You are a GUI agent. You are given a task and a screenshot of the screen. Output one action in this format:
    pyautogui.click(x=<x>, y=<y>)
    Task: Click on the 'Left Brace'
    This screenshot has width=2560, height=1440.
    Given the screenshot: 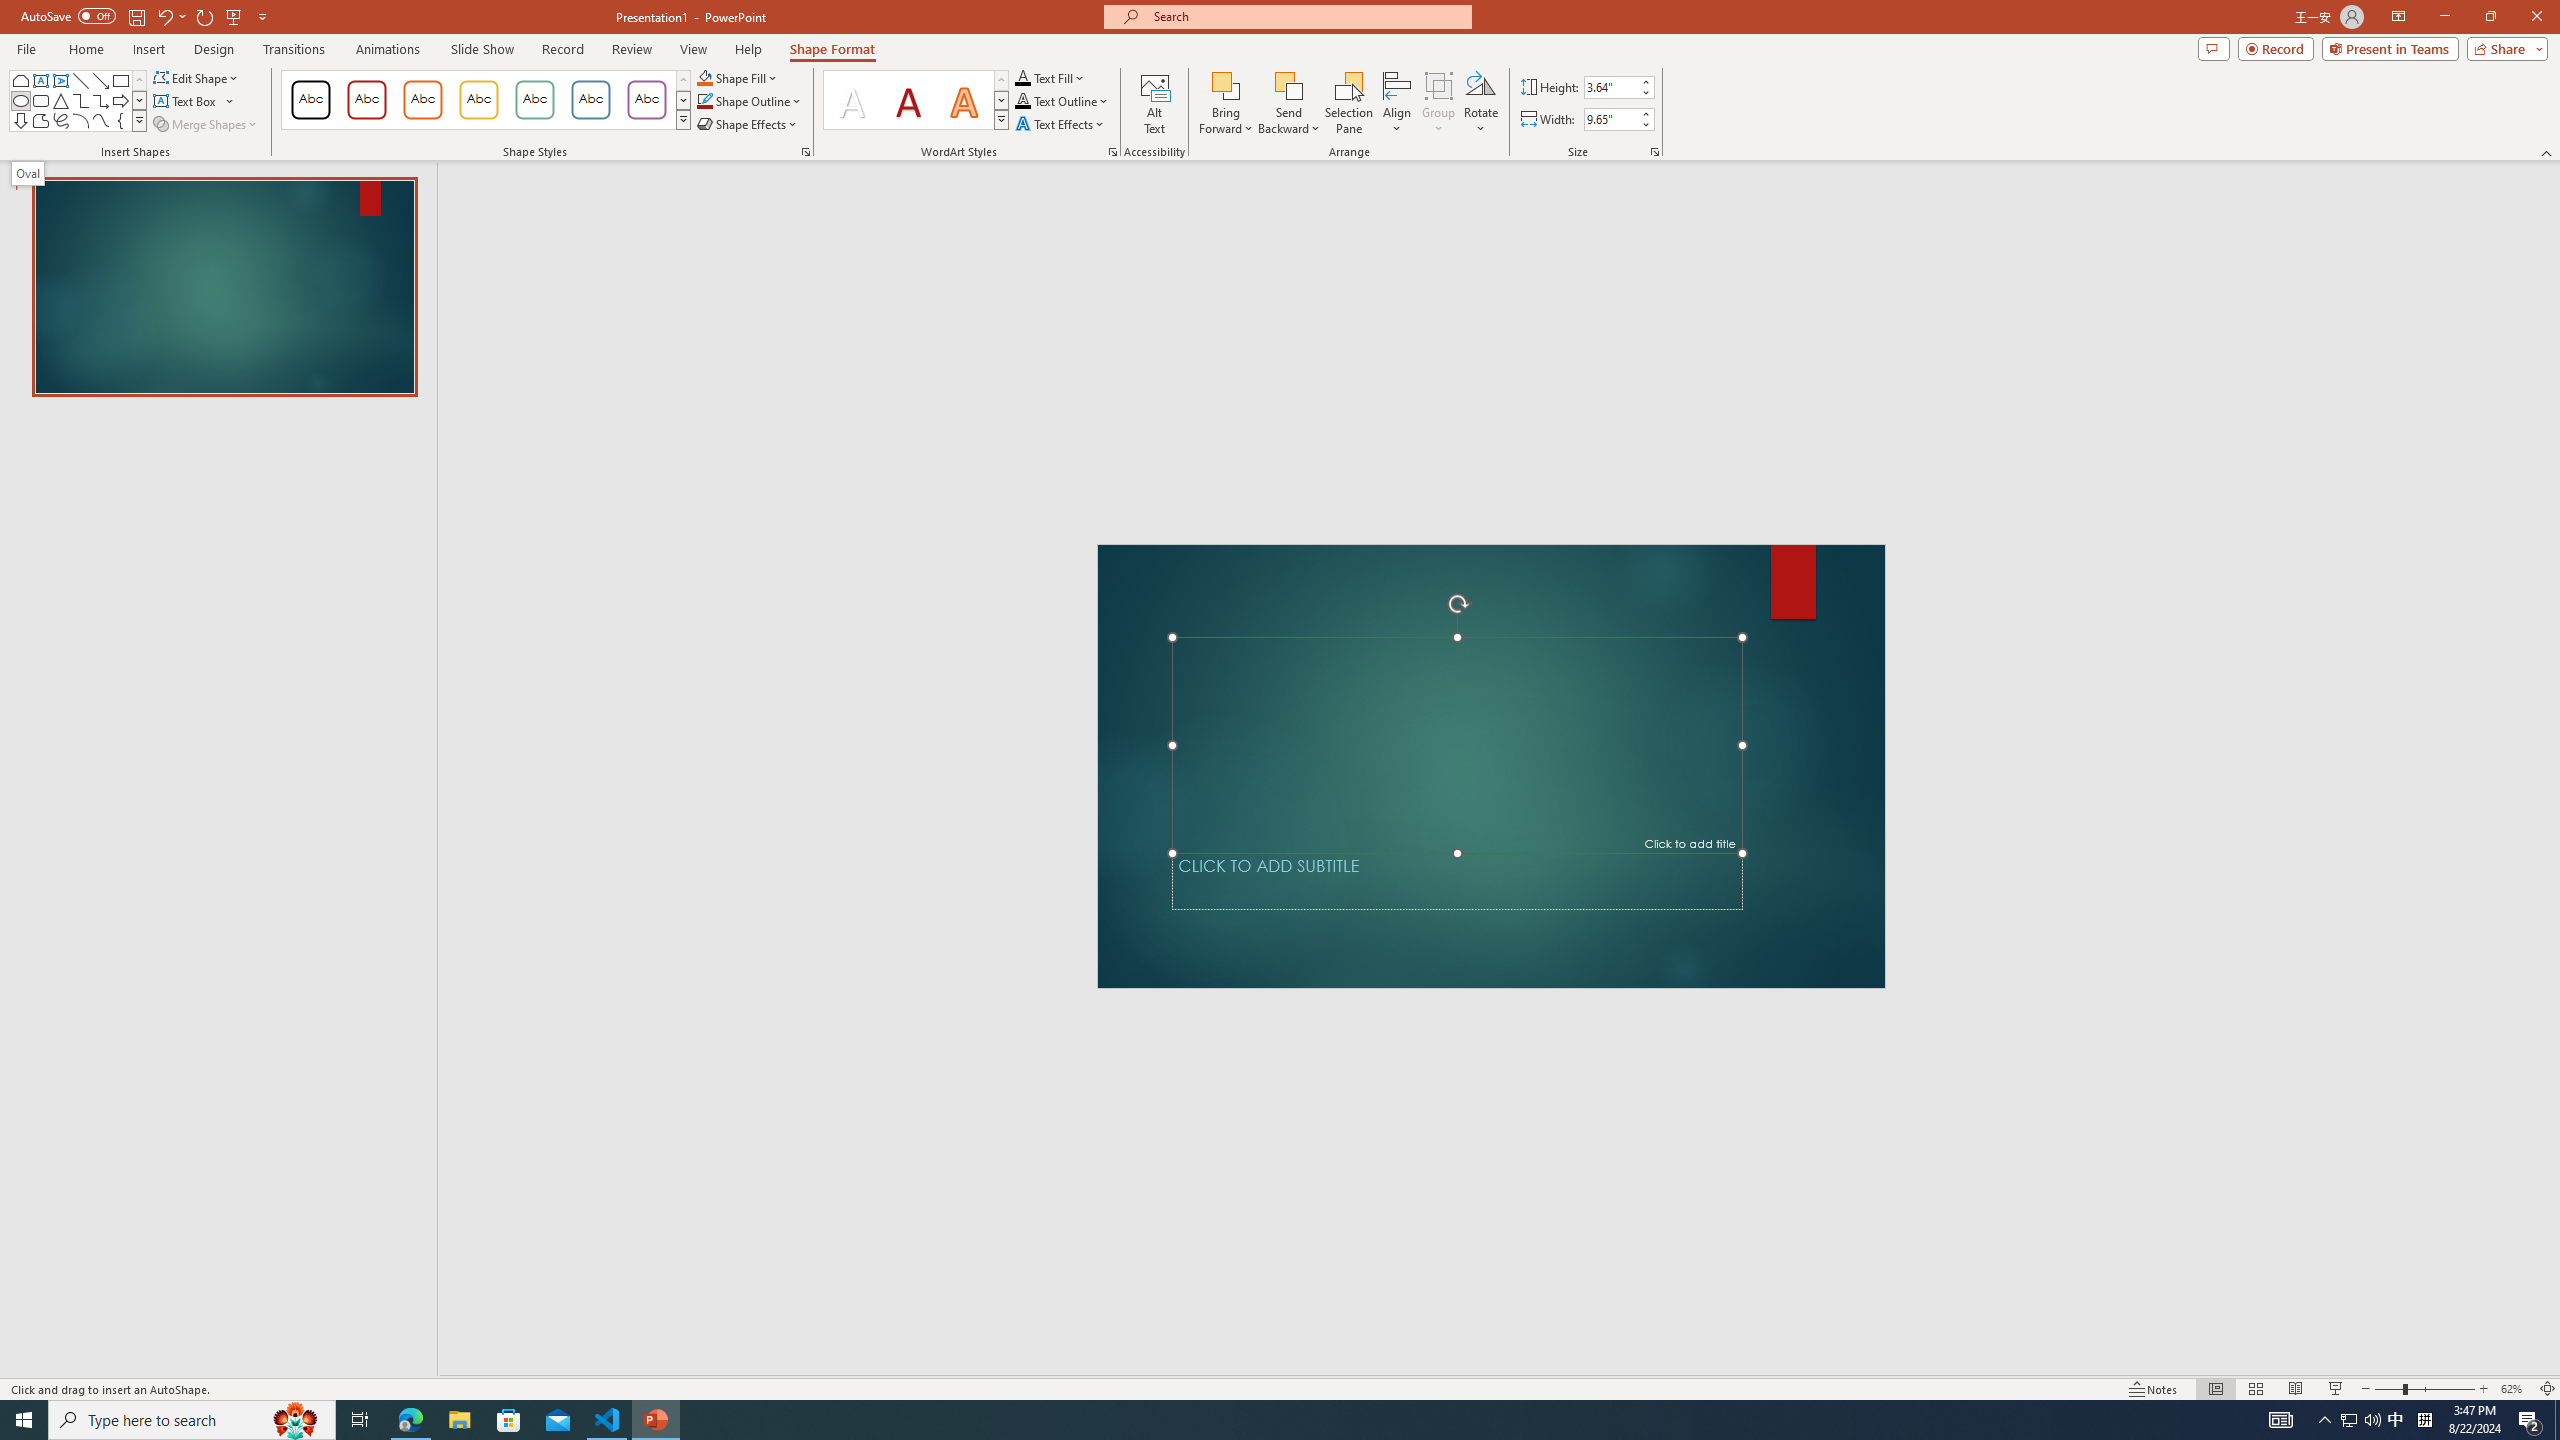 What is the action you would take?
    pyautogui.click(x=119, y=119)
    